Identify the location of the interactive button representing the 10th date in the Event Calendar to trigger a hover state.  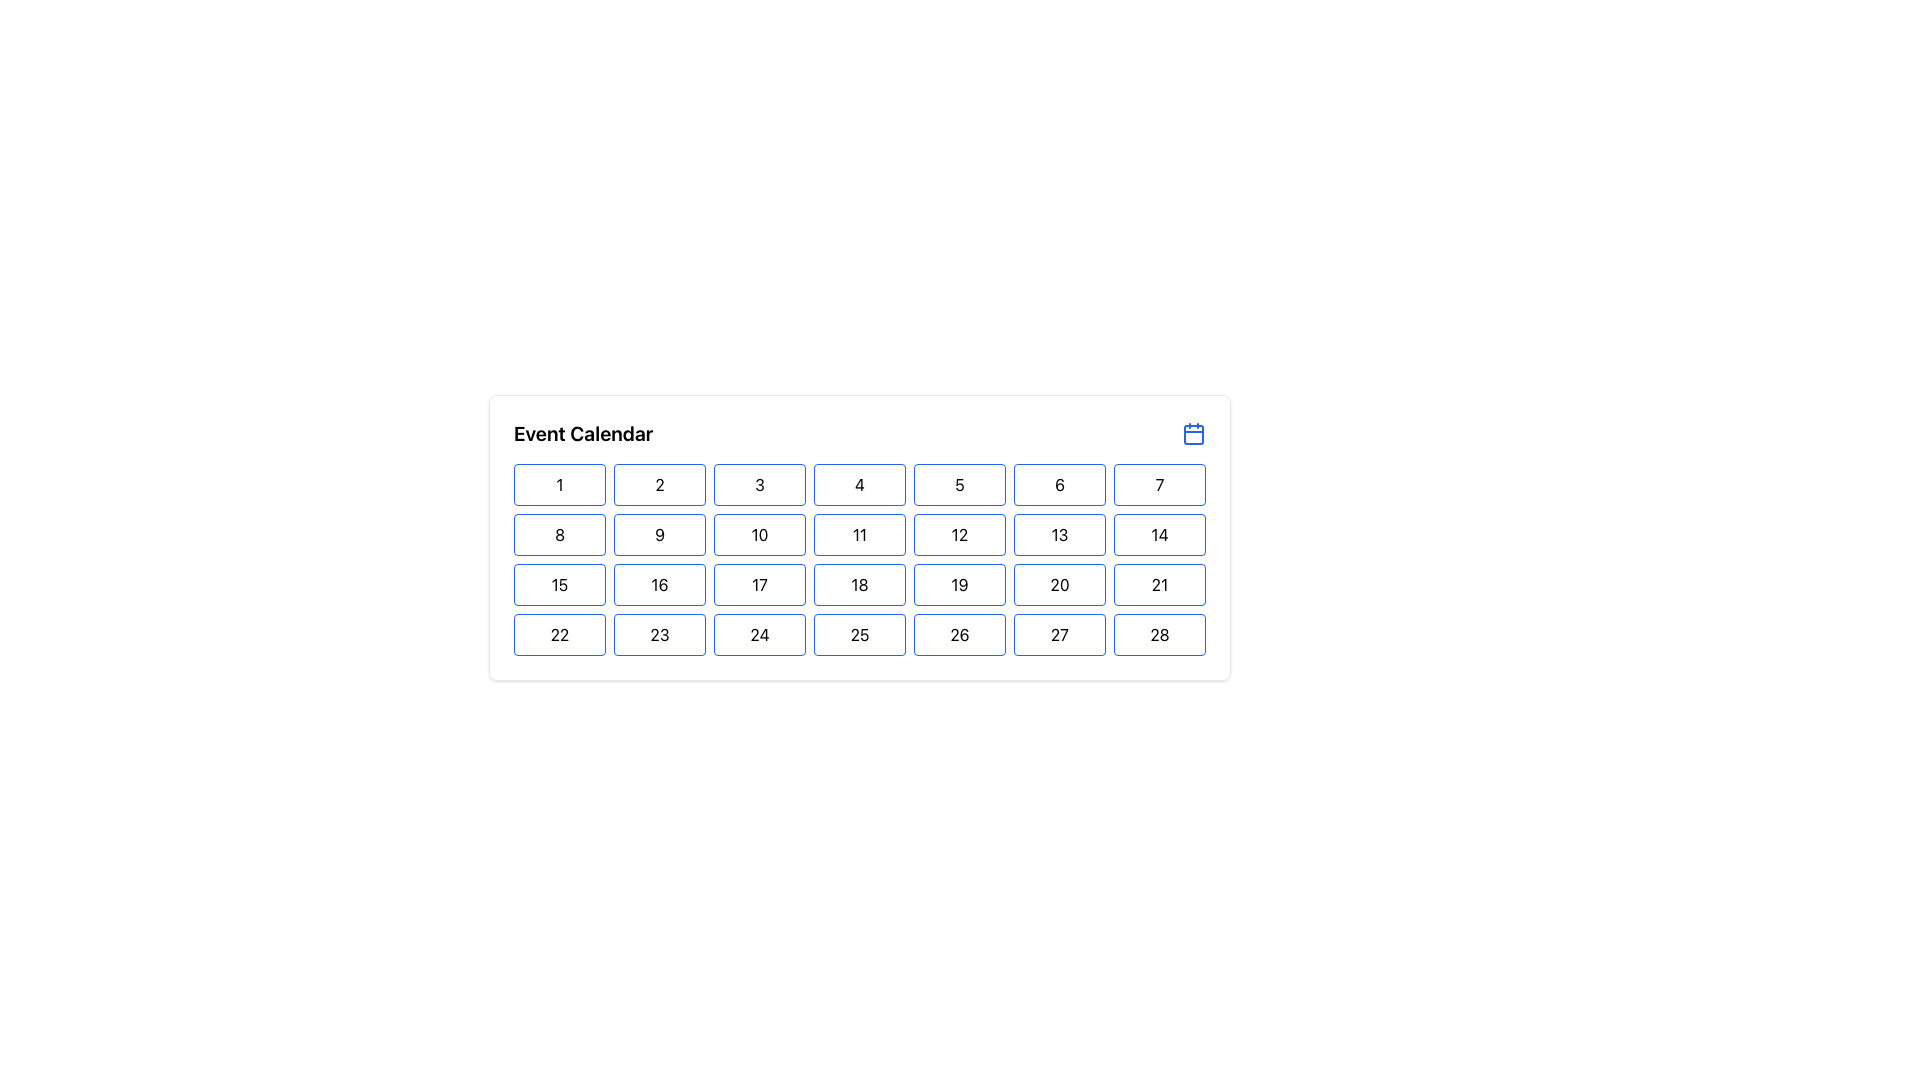
(758, 534).